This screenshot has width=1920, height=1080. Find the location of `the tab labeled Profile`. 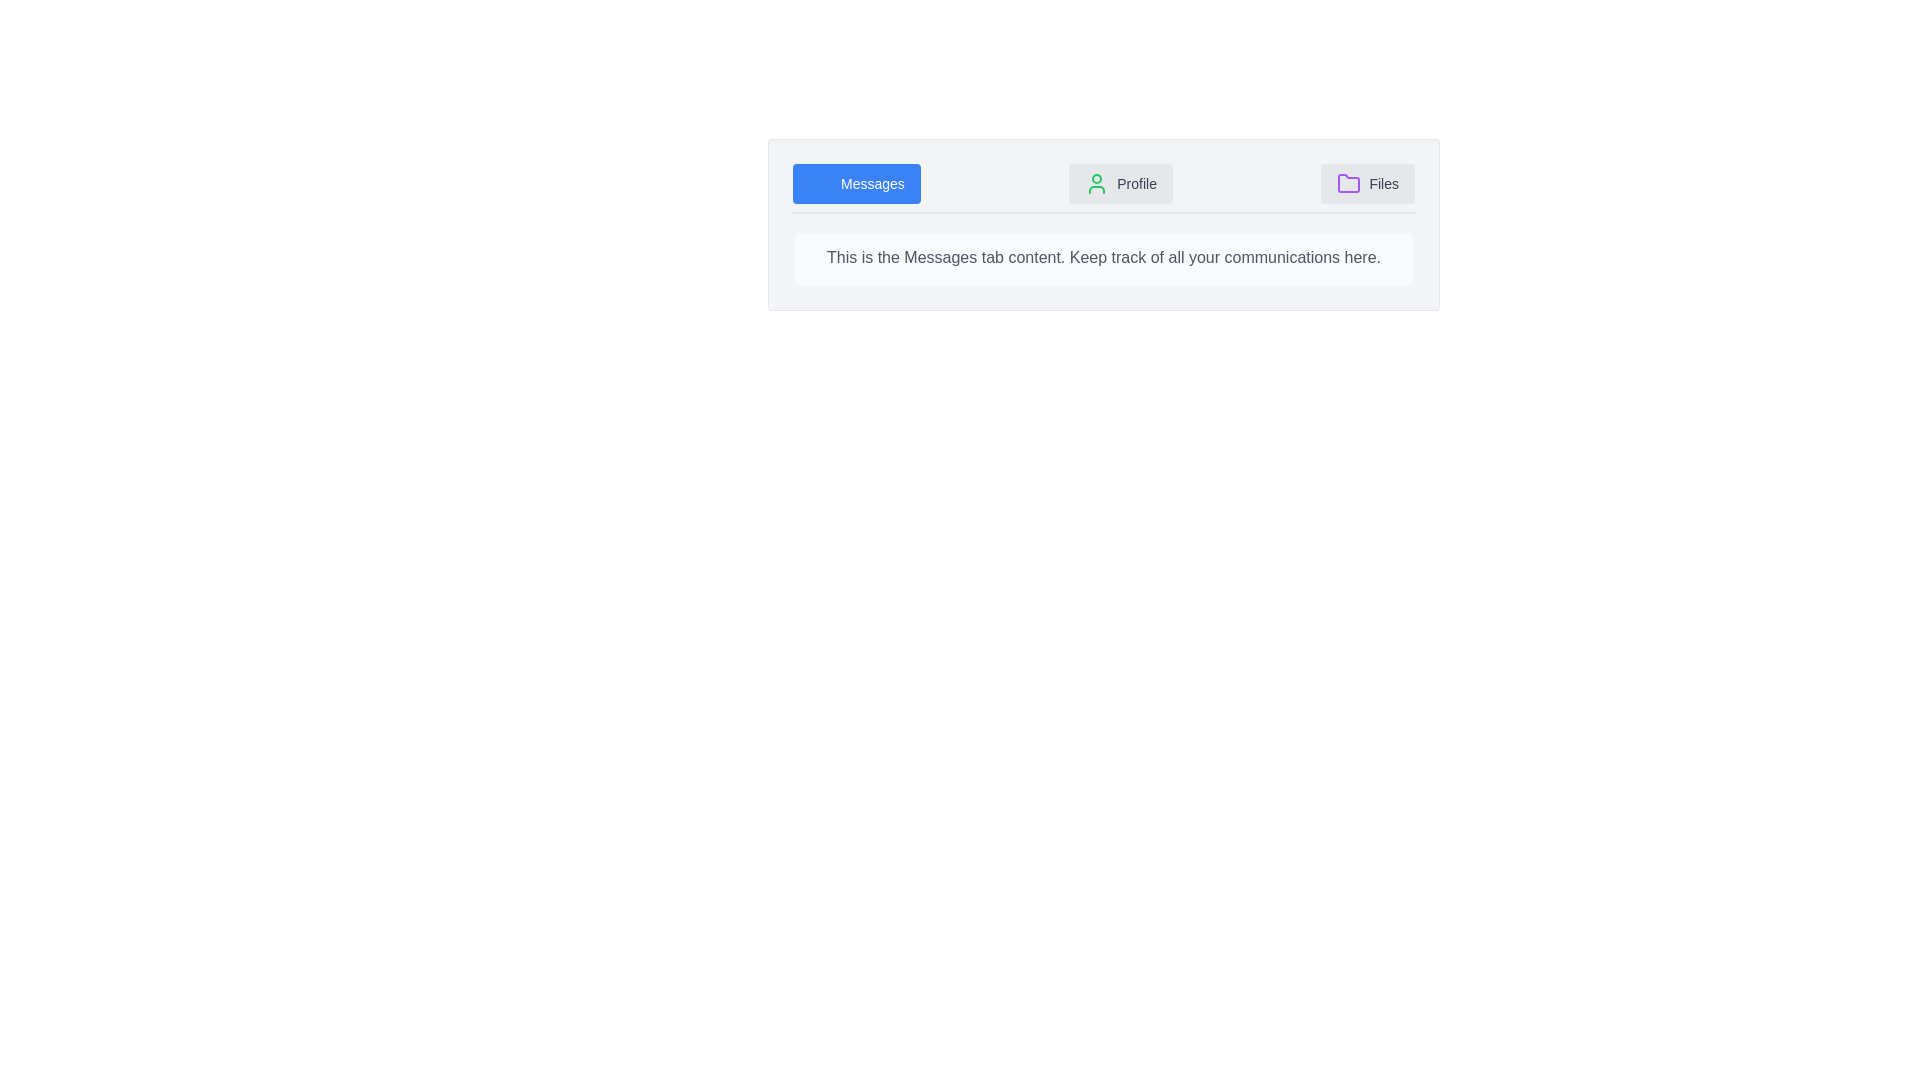

the tab labeled Profile is located at coordinates (1121, 184).